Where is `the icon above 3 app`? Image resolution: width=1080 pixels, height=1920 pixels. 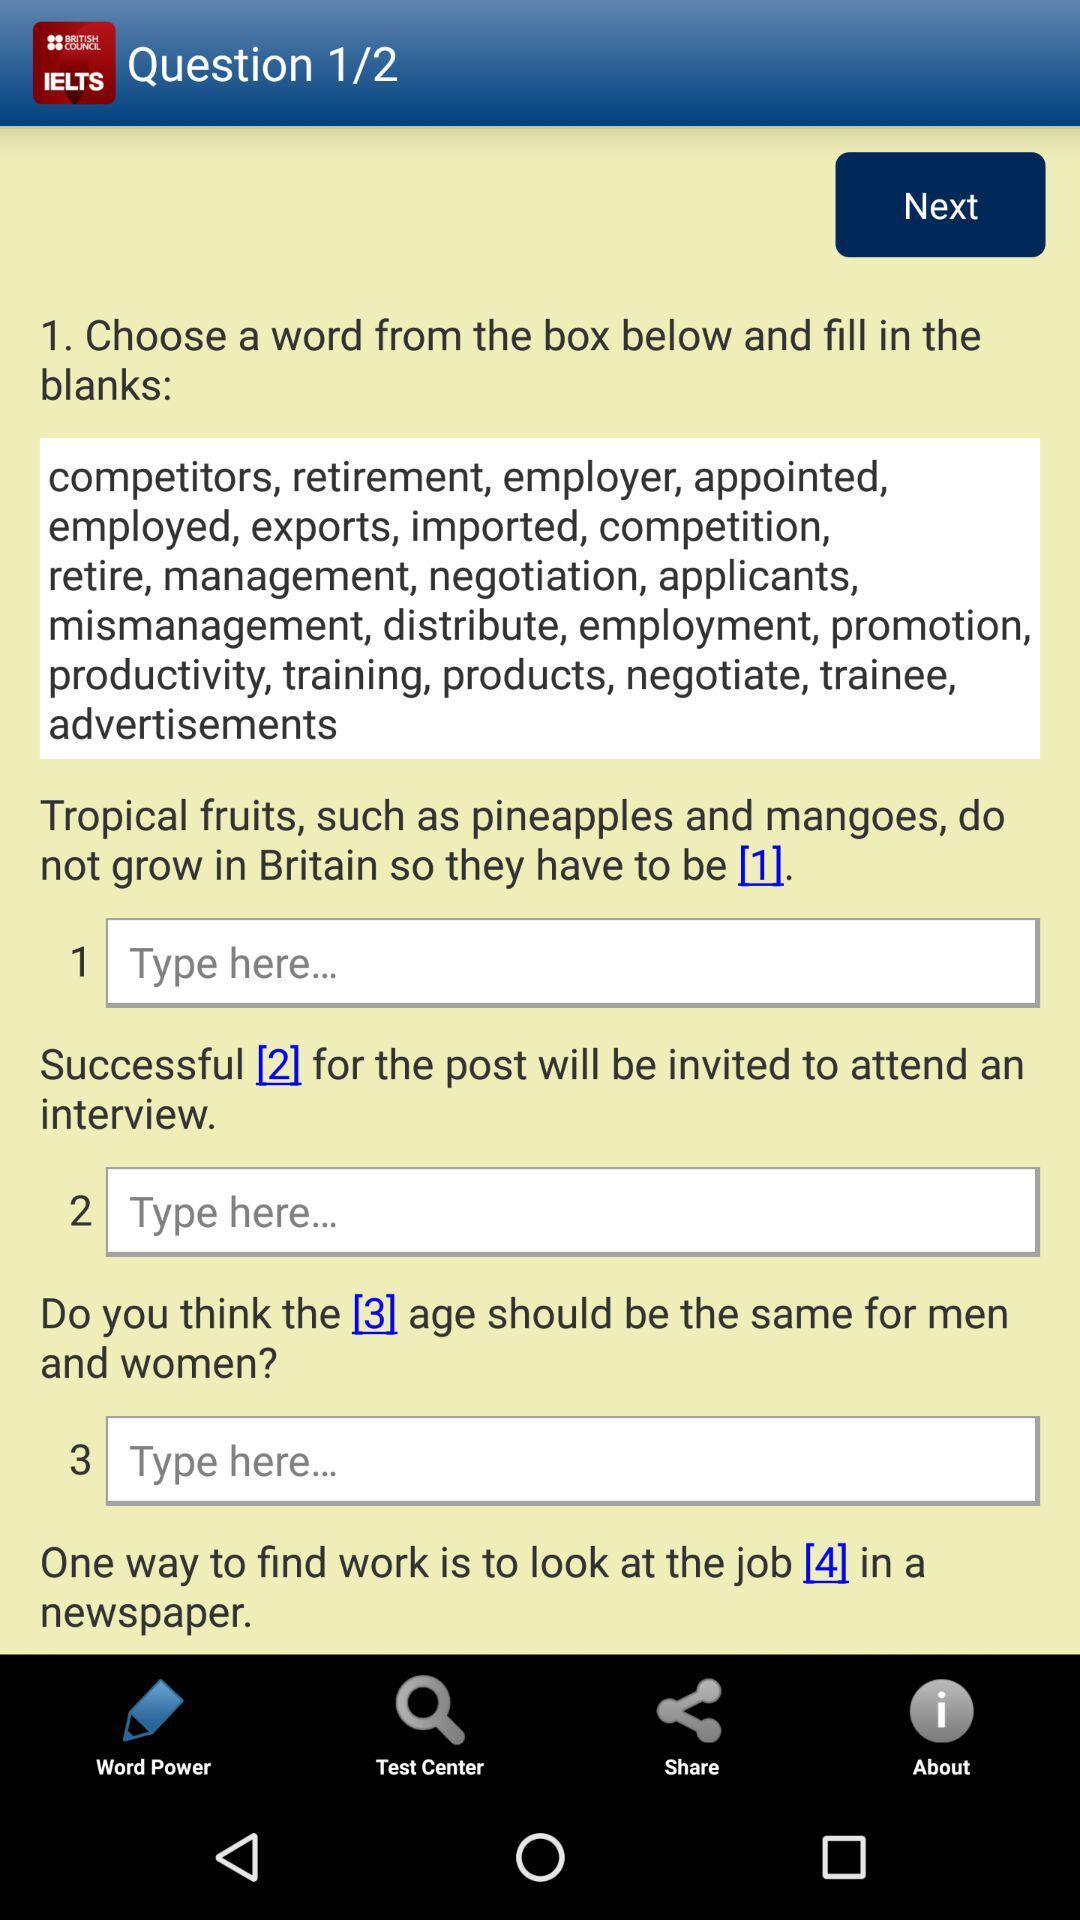
the icon above 3 app is located at coordinates (540, 1336).